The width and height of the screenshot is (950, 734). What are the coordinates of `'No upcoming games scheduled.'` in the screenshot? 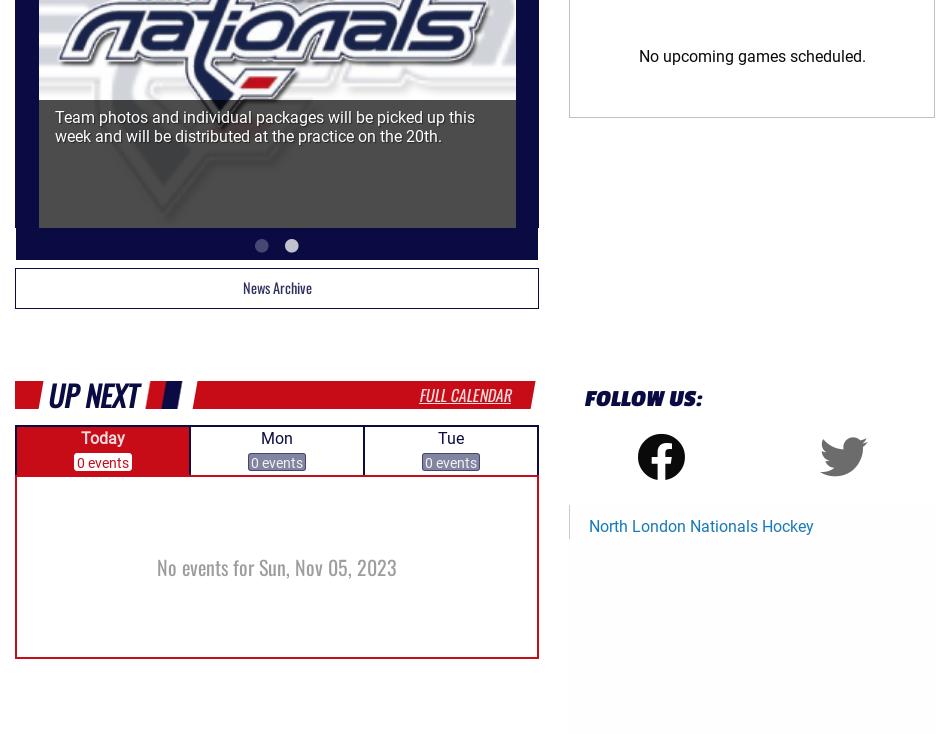 It's located at (750, 54).